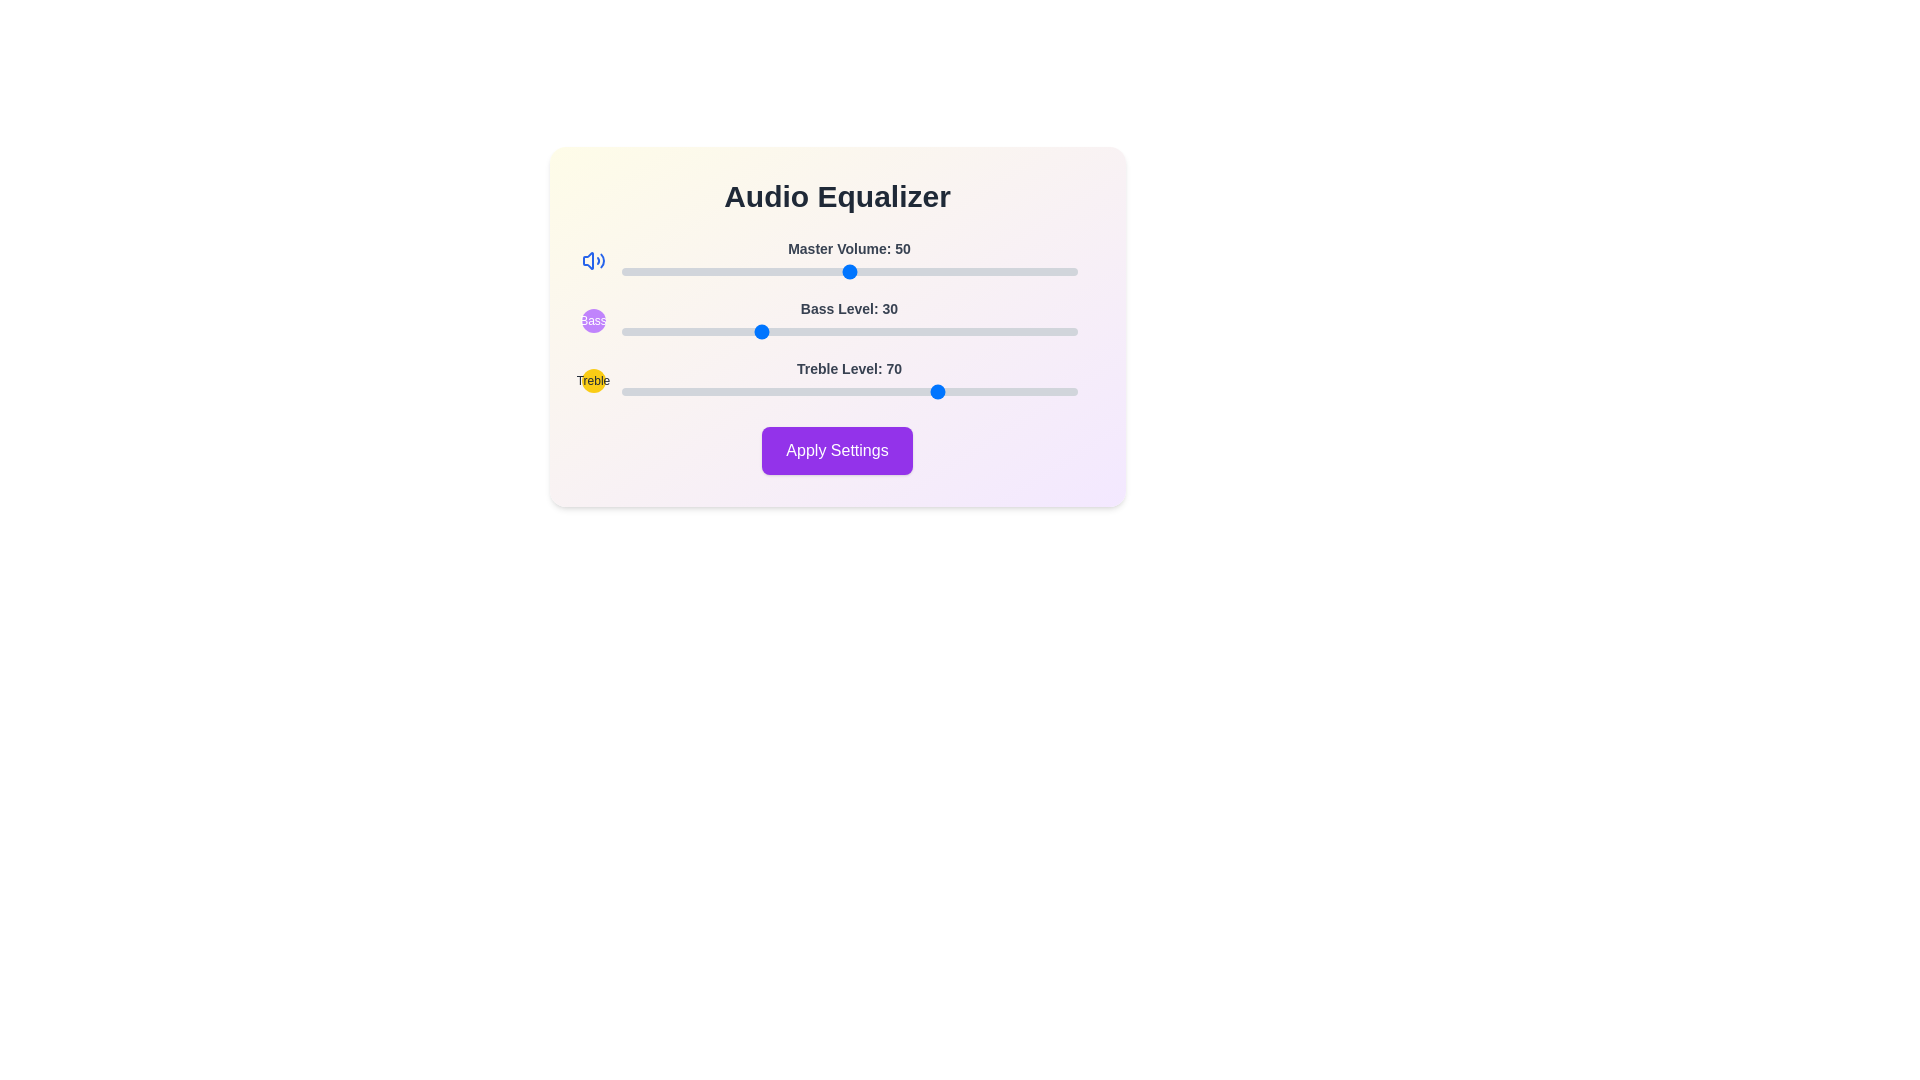 This screenshot has height=1080, width=1920. I want to click on the master volume, so click(1071, 272).